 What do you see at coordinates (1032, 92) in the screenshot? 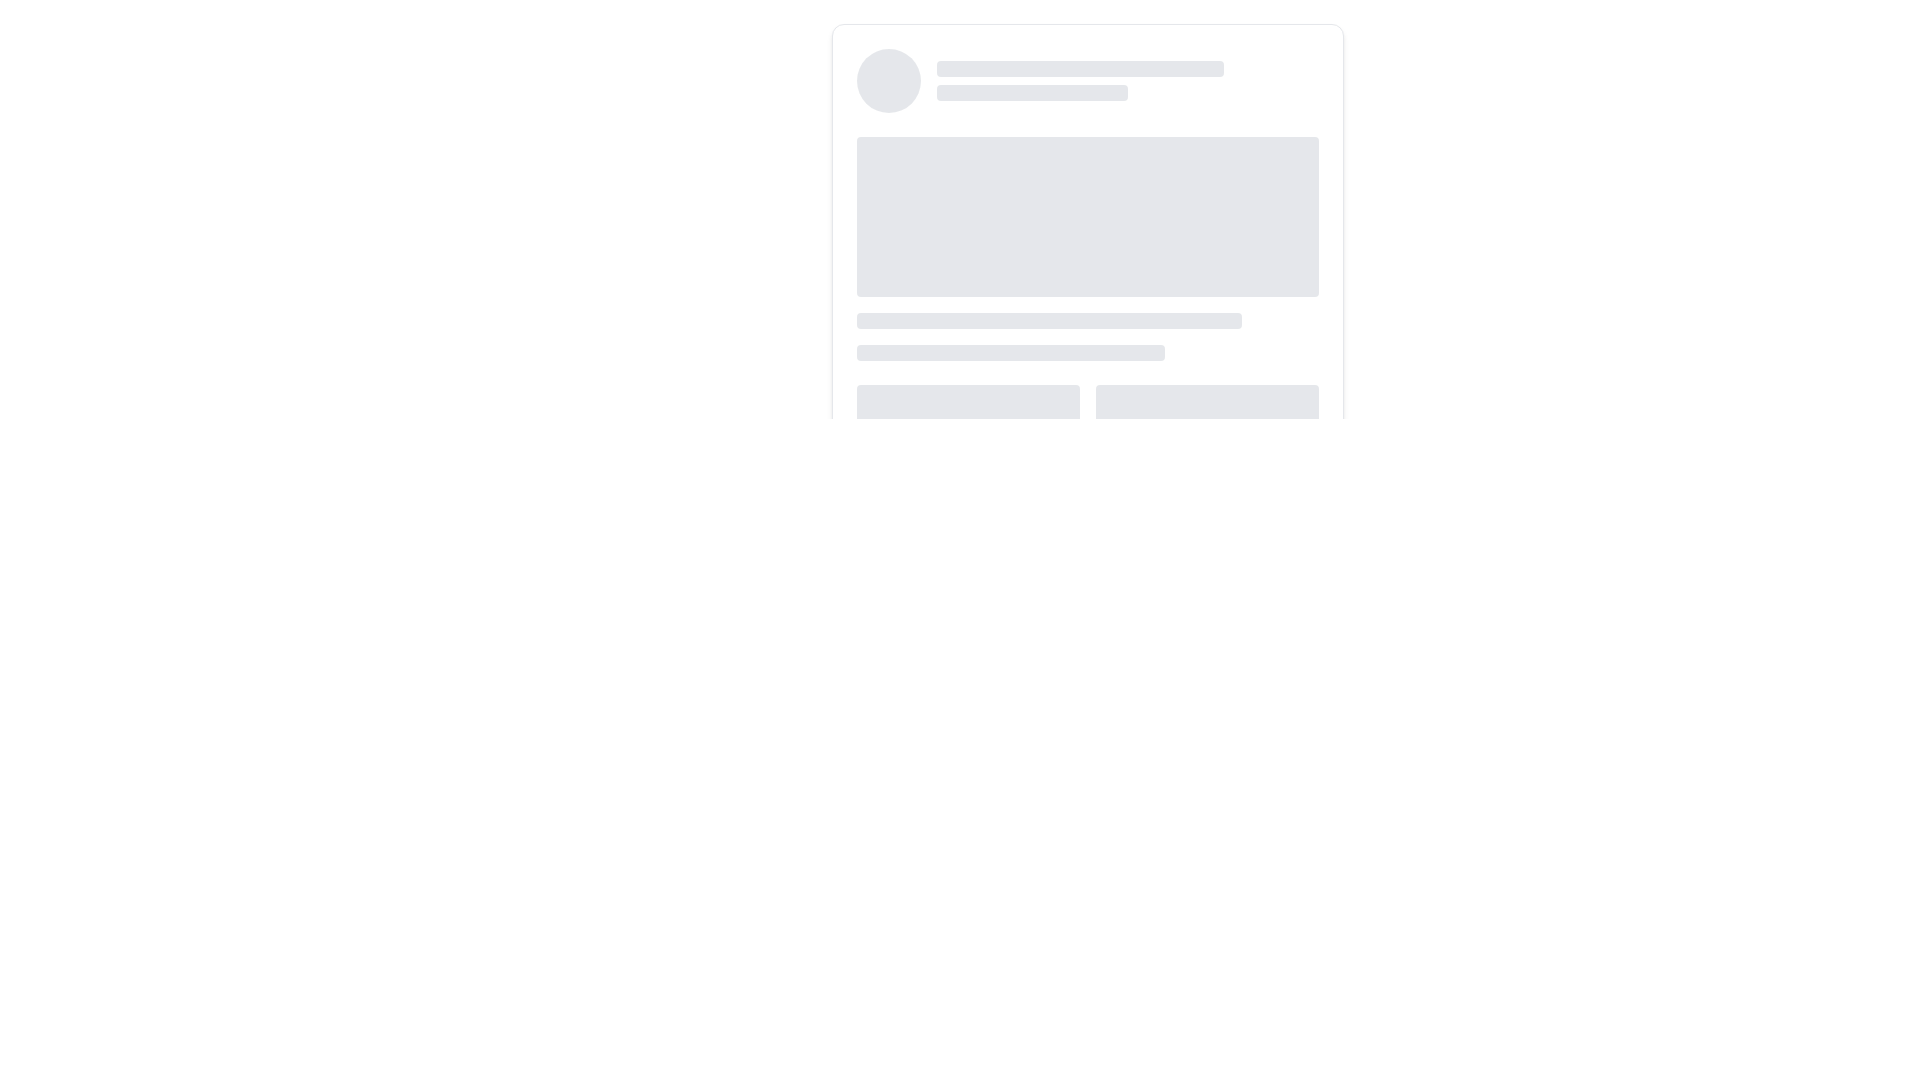
I see `the Placeholder bar, which is the second horizontal bar positioned directly below the first bar in the upper portion of the interface` at bounding box center [1032, 92].